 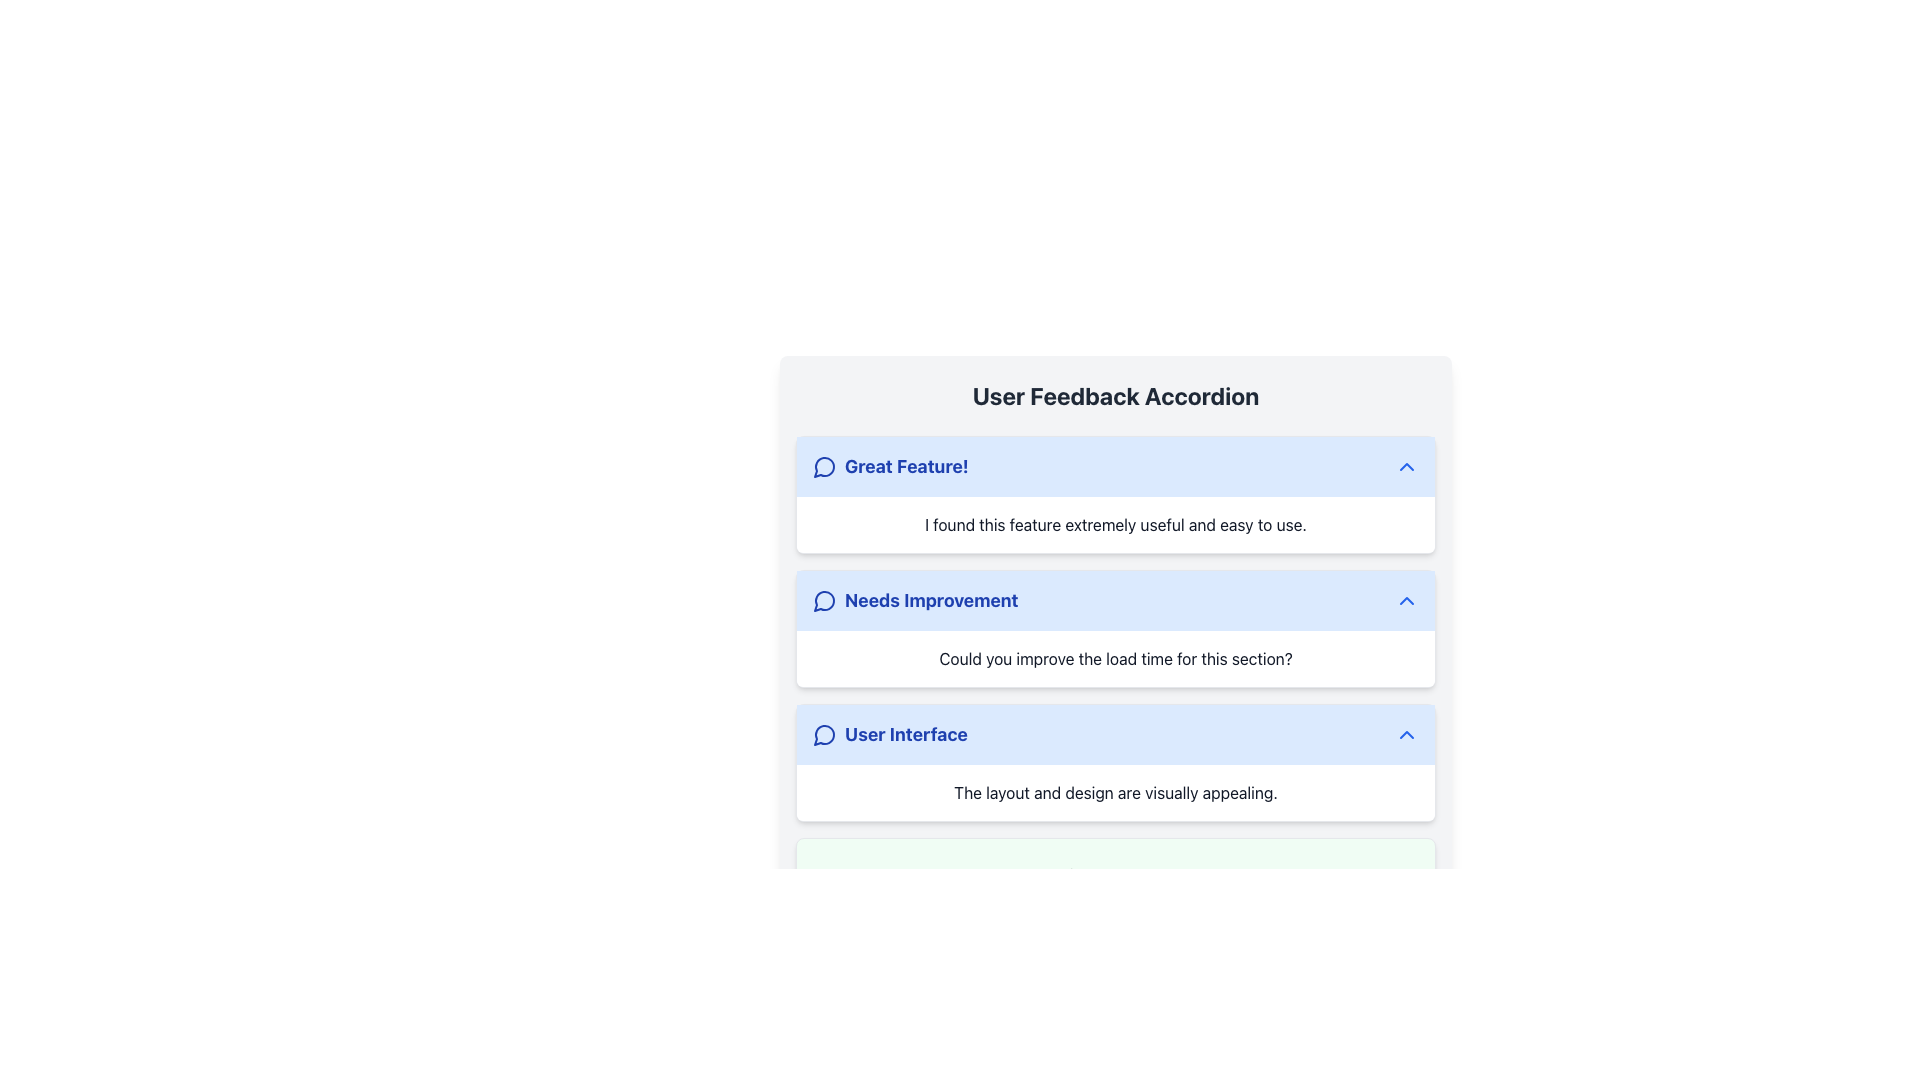 What do you see at coordinates (889, 735) in the screenshot?
I see `the label with associated icon that serves as the title for the accordion section to focus on the related content` at bounding box center [889, 735].